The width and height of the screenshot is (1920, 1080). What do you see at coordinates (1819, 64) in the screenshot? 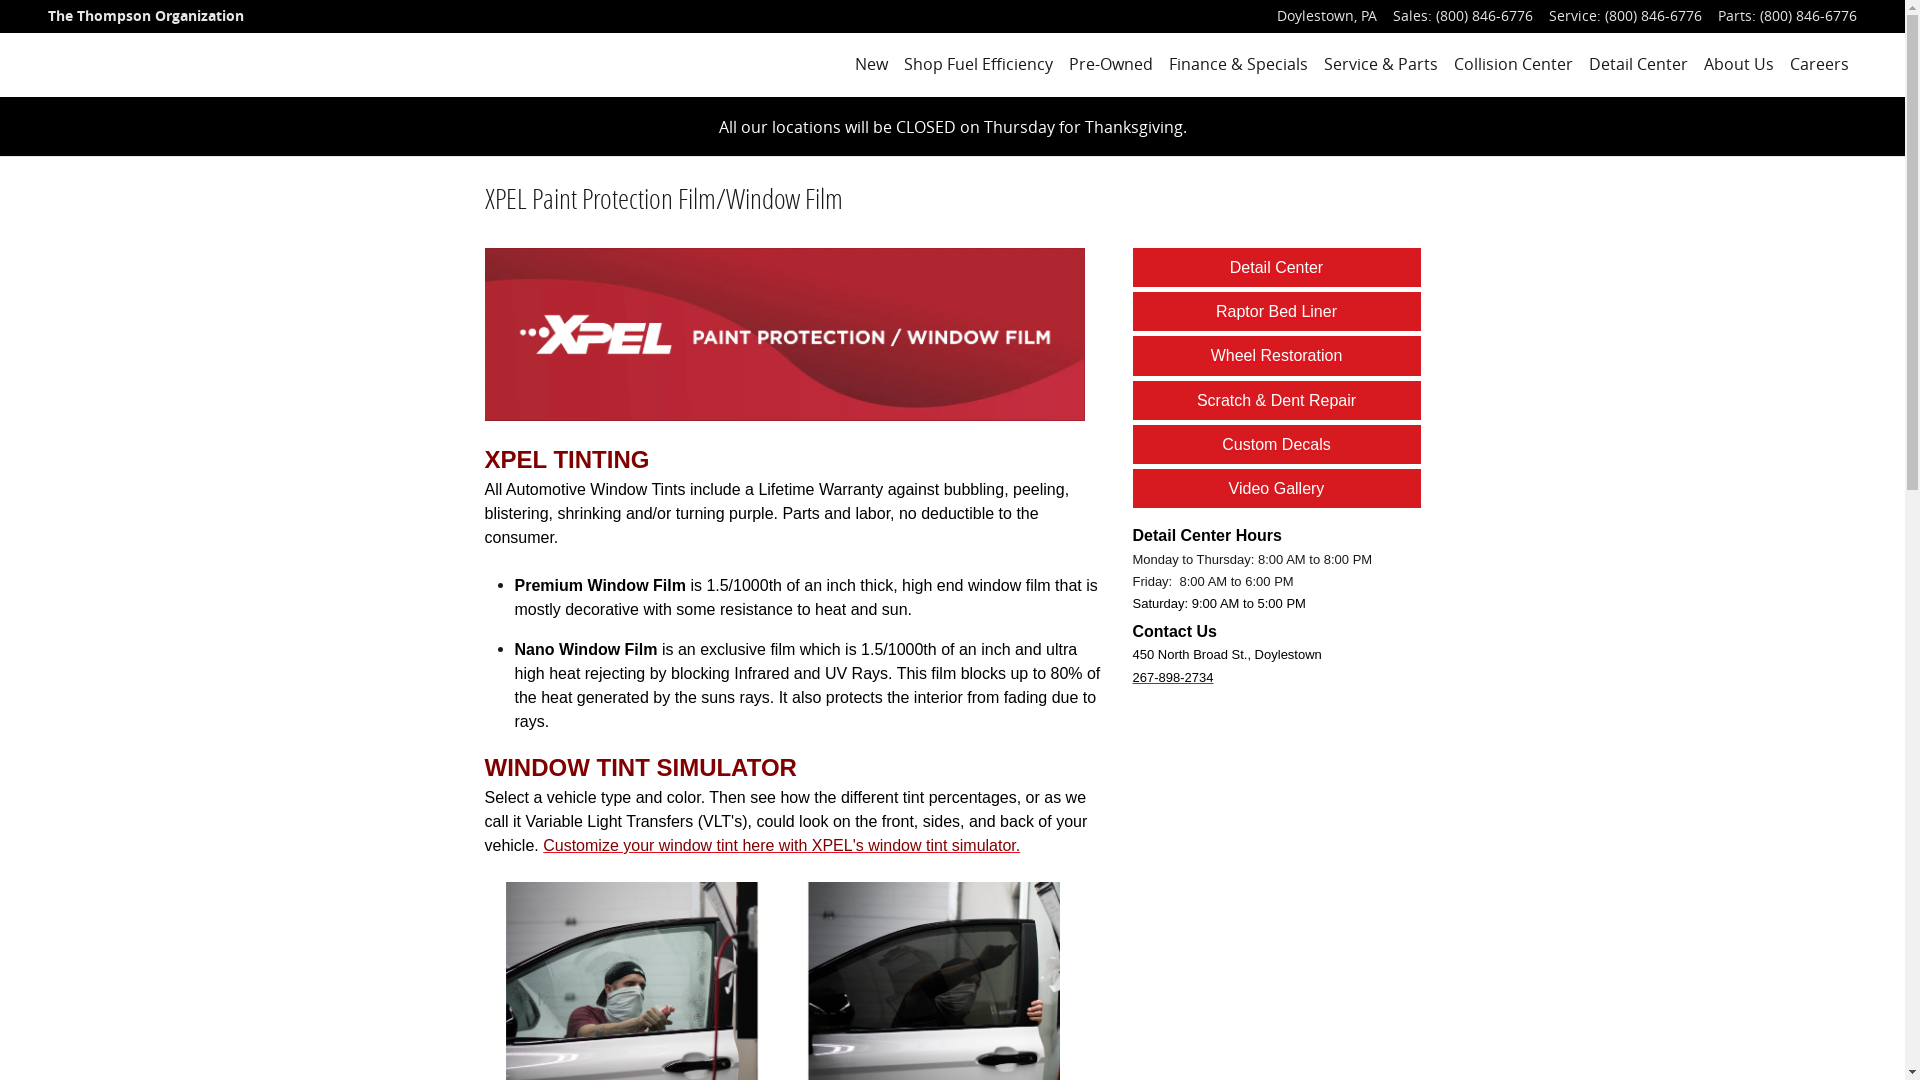
I see `'Careers'` at bounding box center [1819, 64].